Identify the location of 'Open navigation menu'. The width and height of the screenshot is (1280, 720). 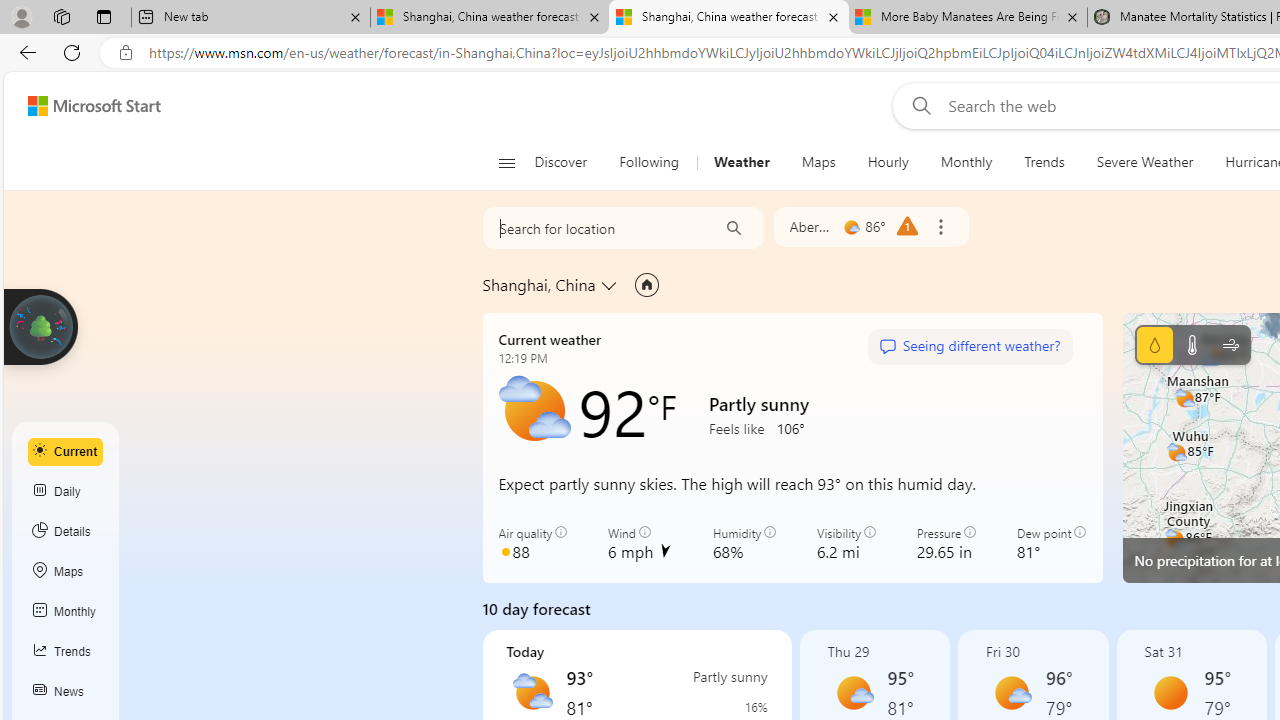
(506, 162).